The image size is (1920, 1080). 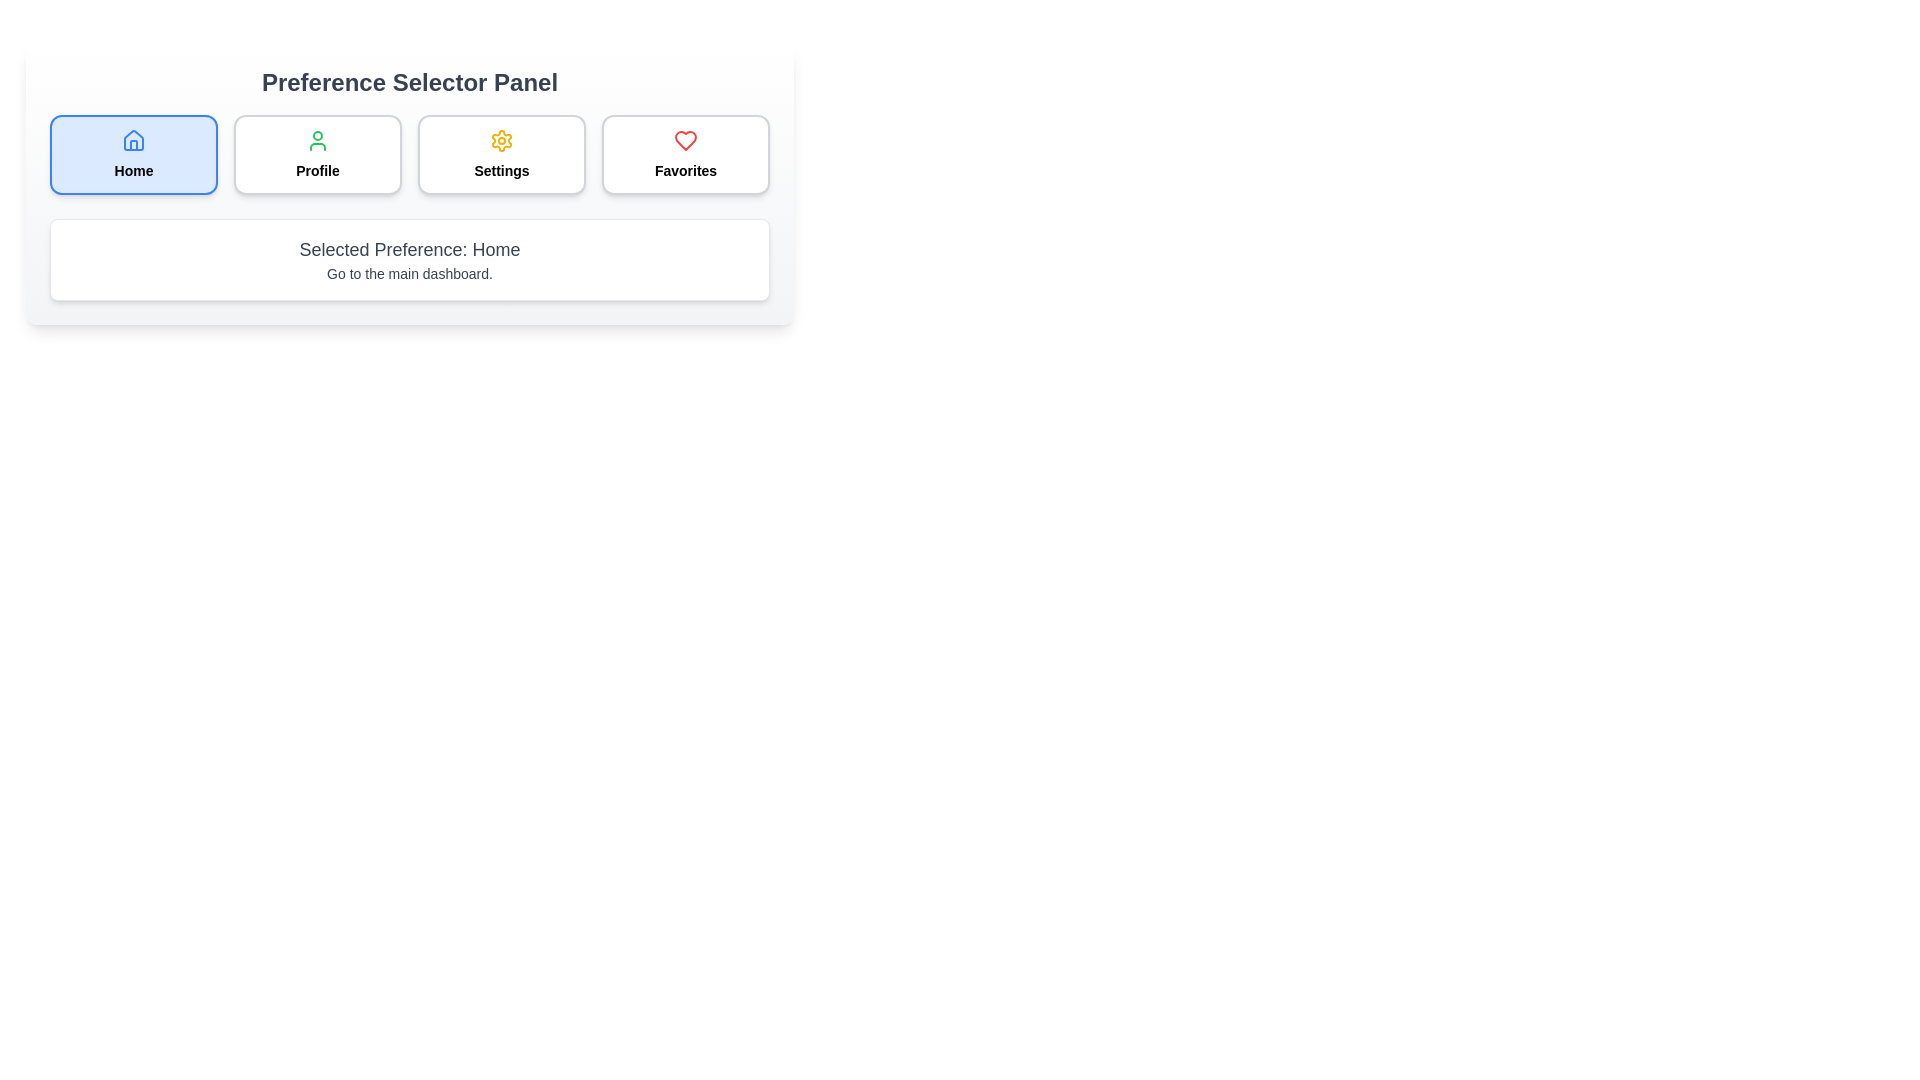 What do you see at coordinates (502, 140) in the screenshot?
I see `the visual state of the yellow gear-shaped icon representing settings, located in the top row of the interface, third from the left` at bounding box center [502, 140].